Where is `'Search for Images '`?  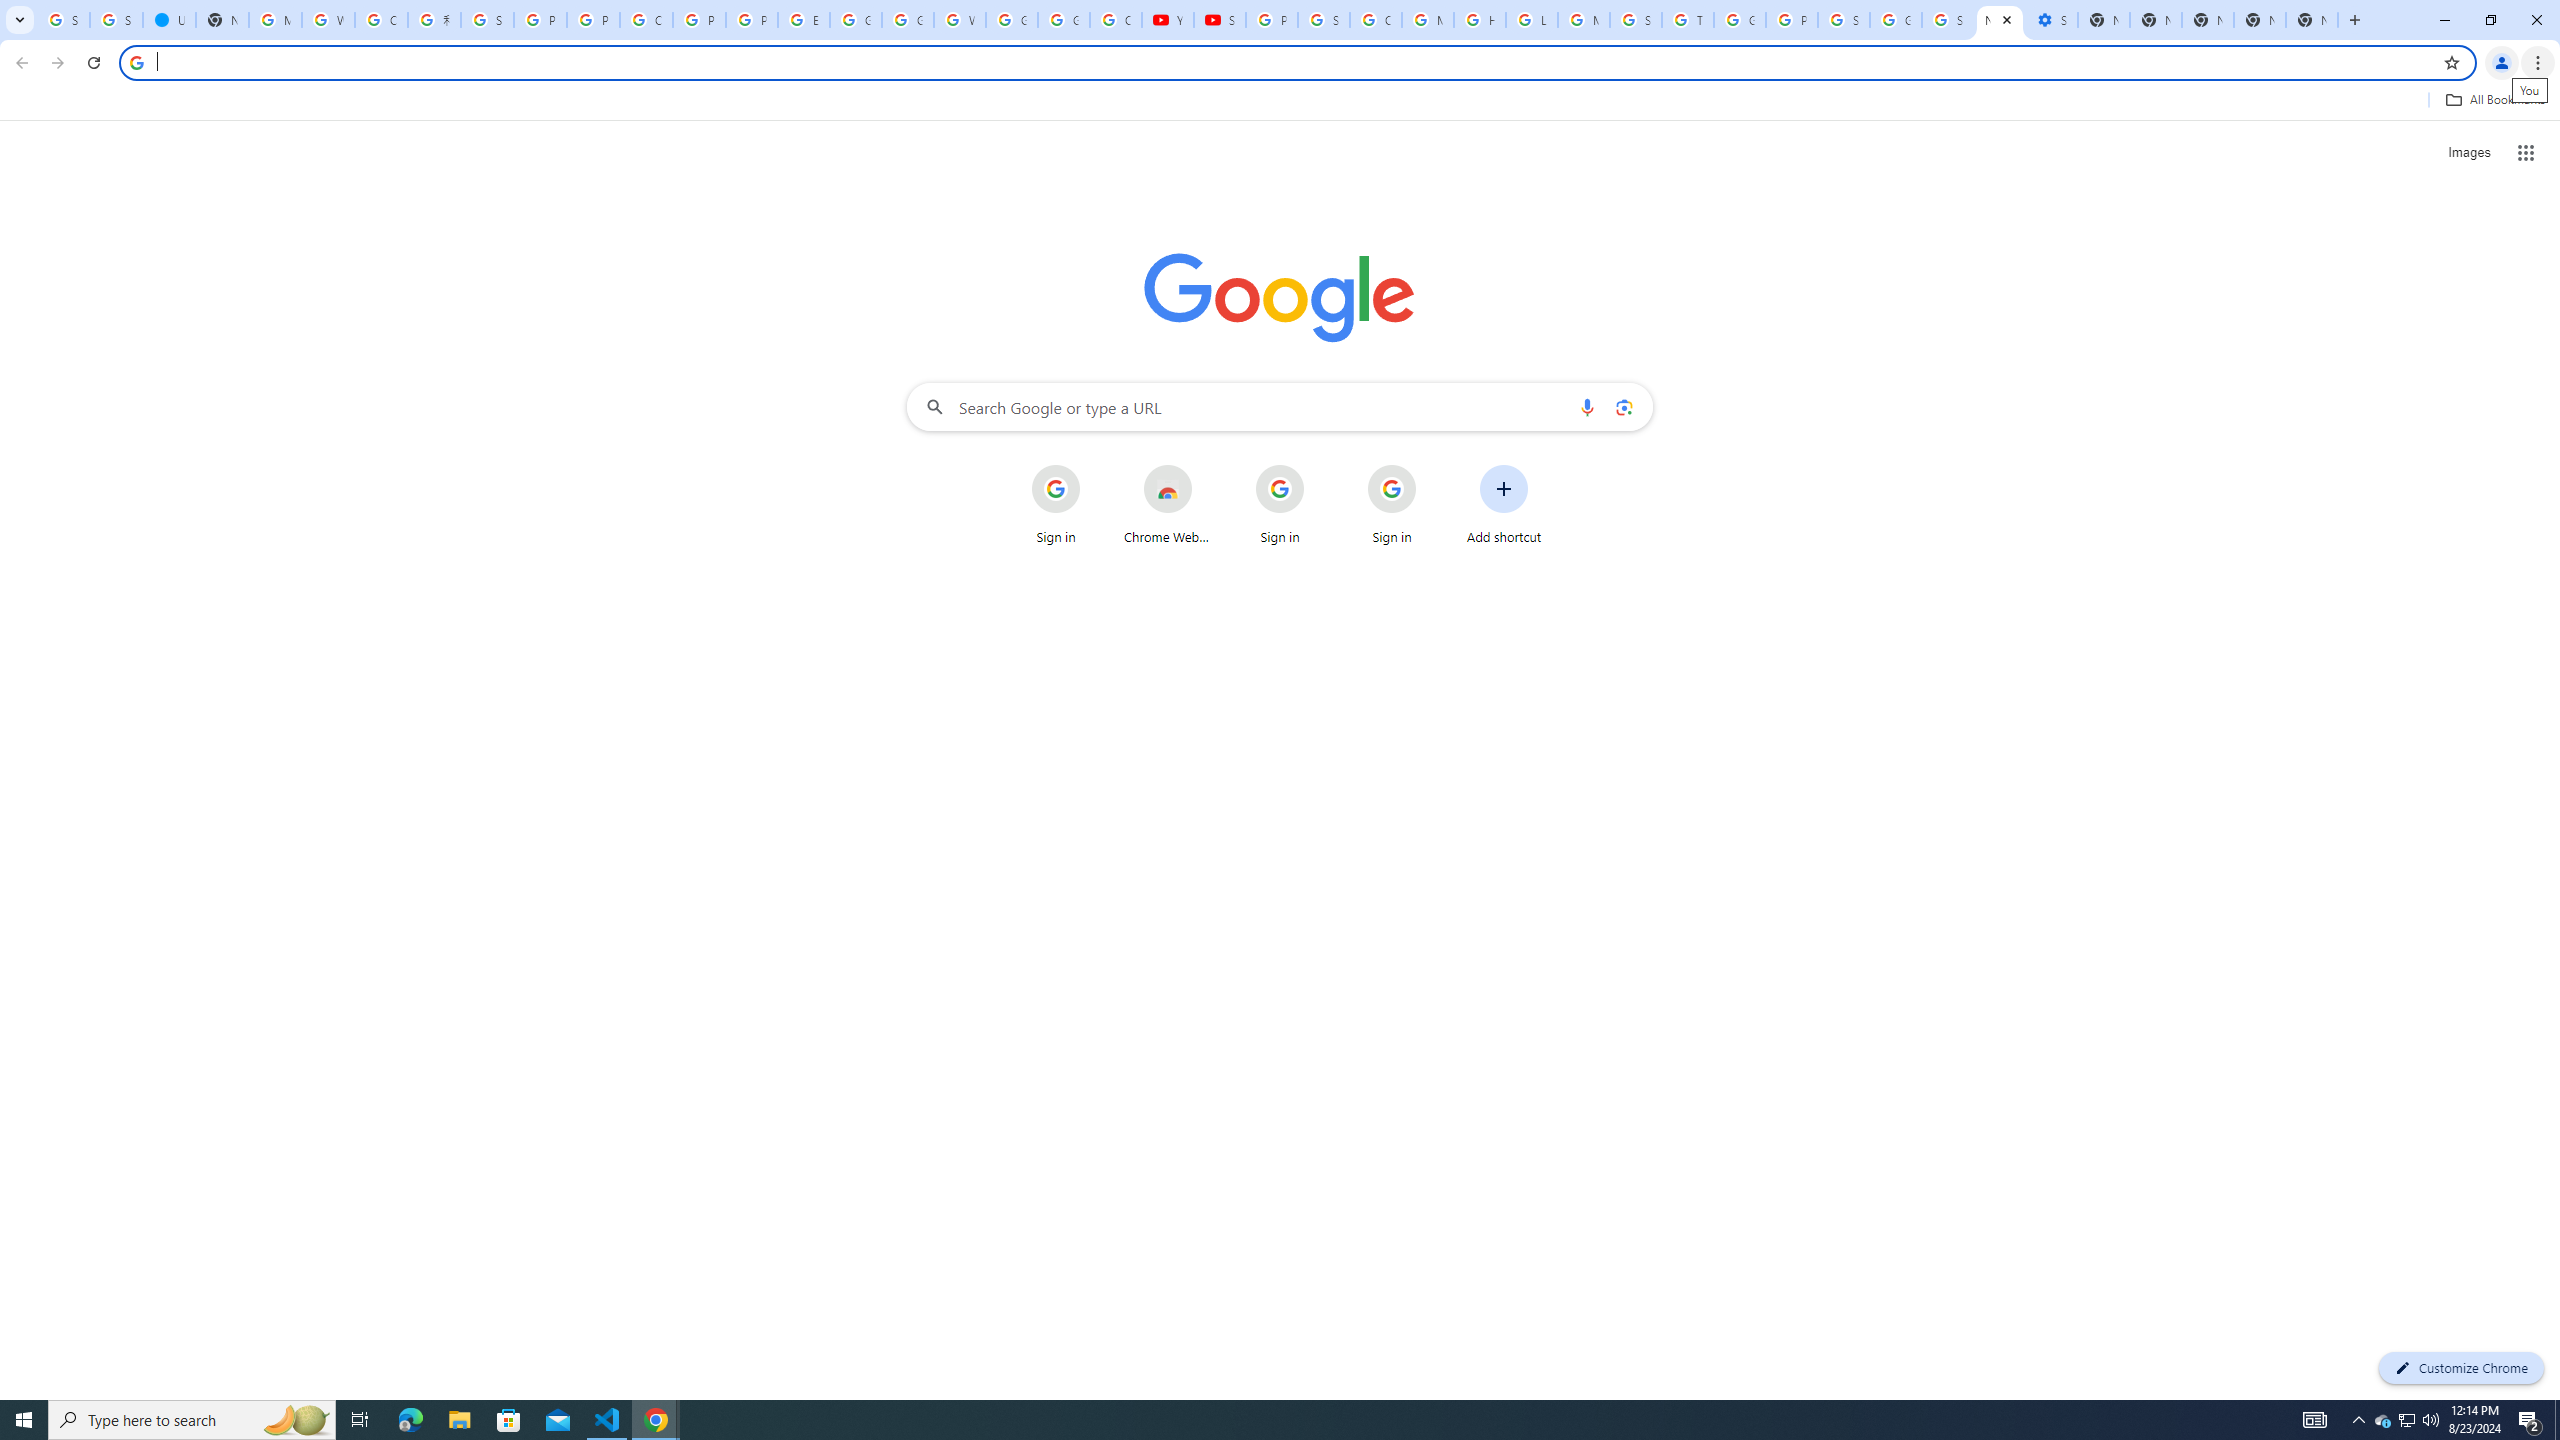 'Search for Images ' is located at coordinates (2469, 153).